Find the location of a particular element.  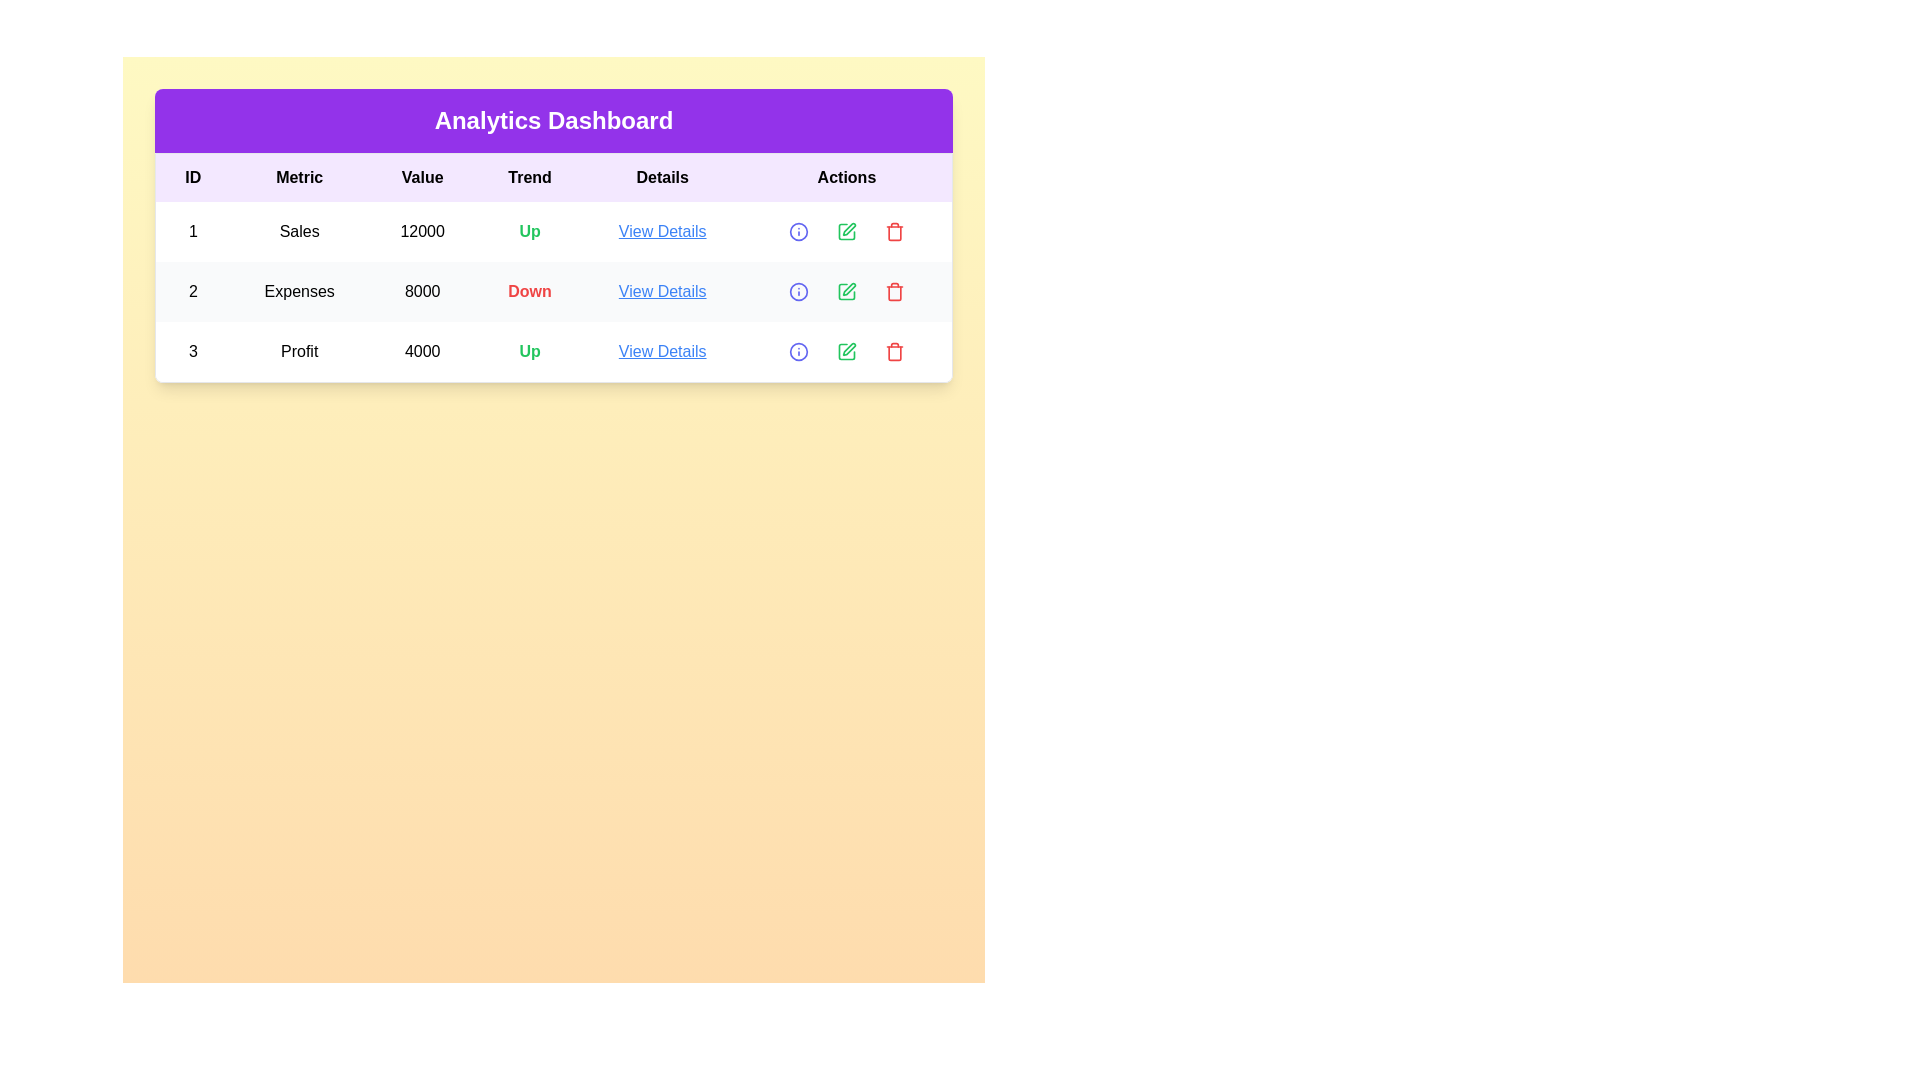

the editing icon in the 'Actions' column of the third row in the 'Analytics Dashboard' is located at coordinates (846, 230).